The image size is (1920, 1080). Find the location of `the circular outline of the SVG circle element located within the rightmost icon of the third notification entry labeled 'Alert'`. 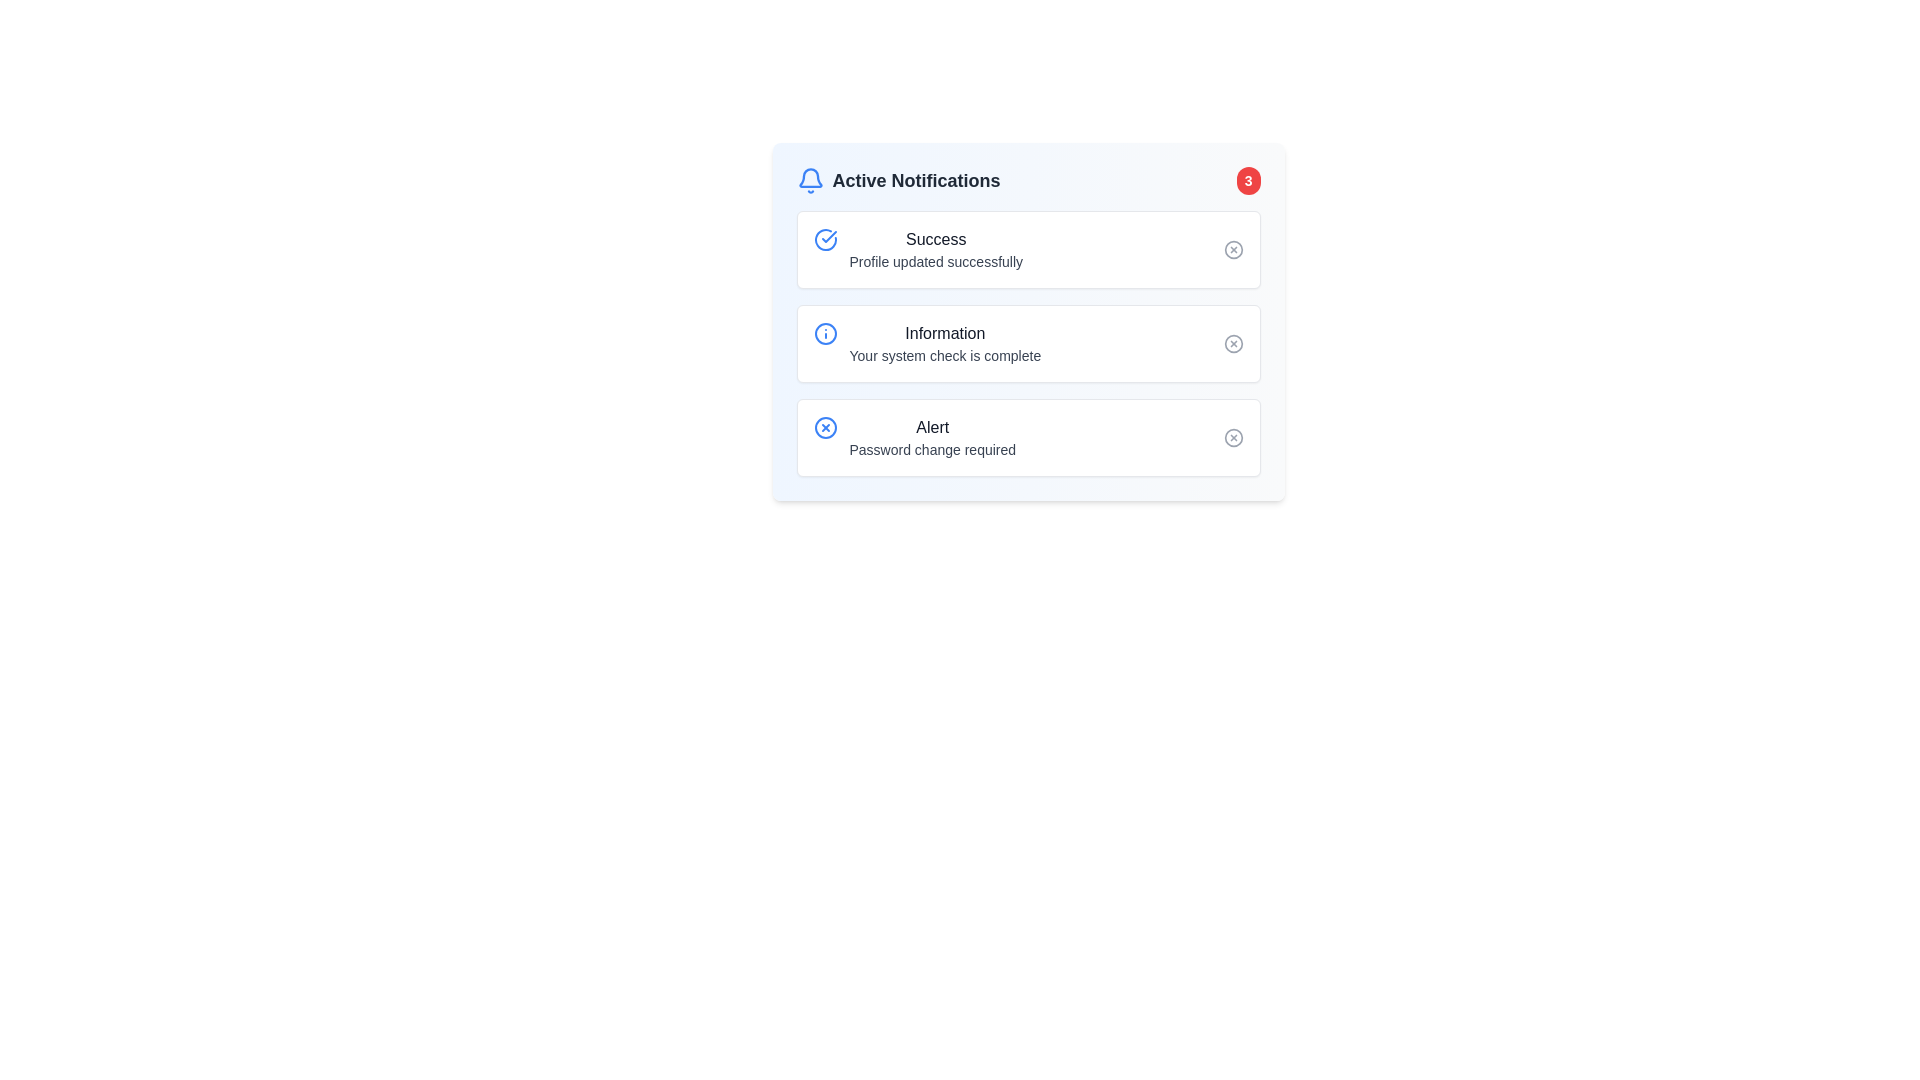

the circular outline of the SVG circle element located within the rightmost icon of the third notification entry labeled 'Alert' is located at coordinates (1232, 437).